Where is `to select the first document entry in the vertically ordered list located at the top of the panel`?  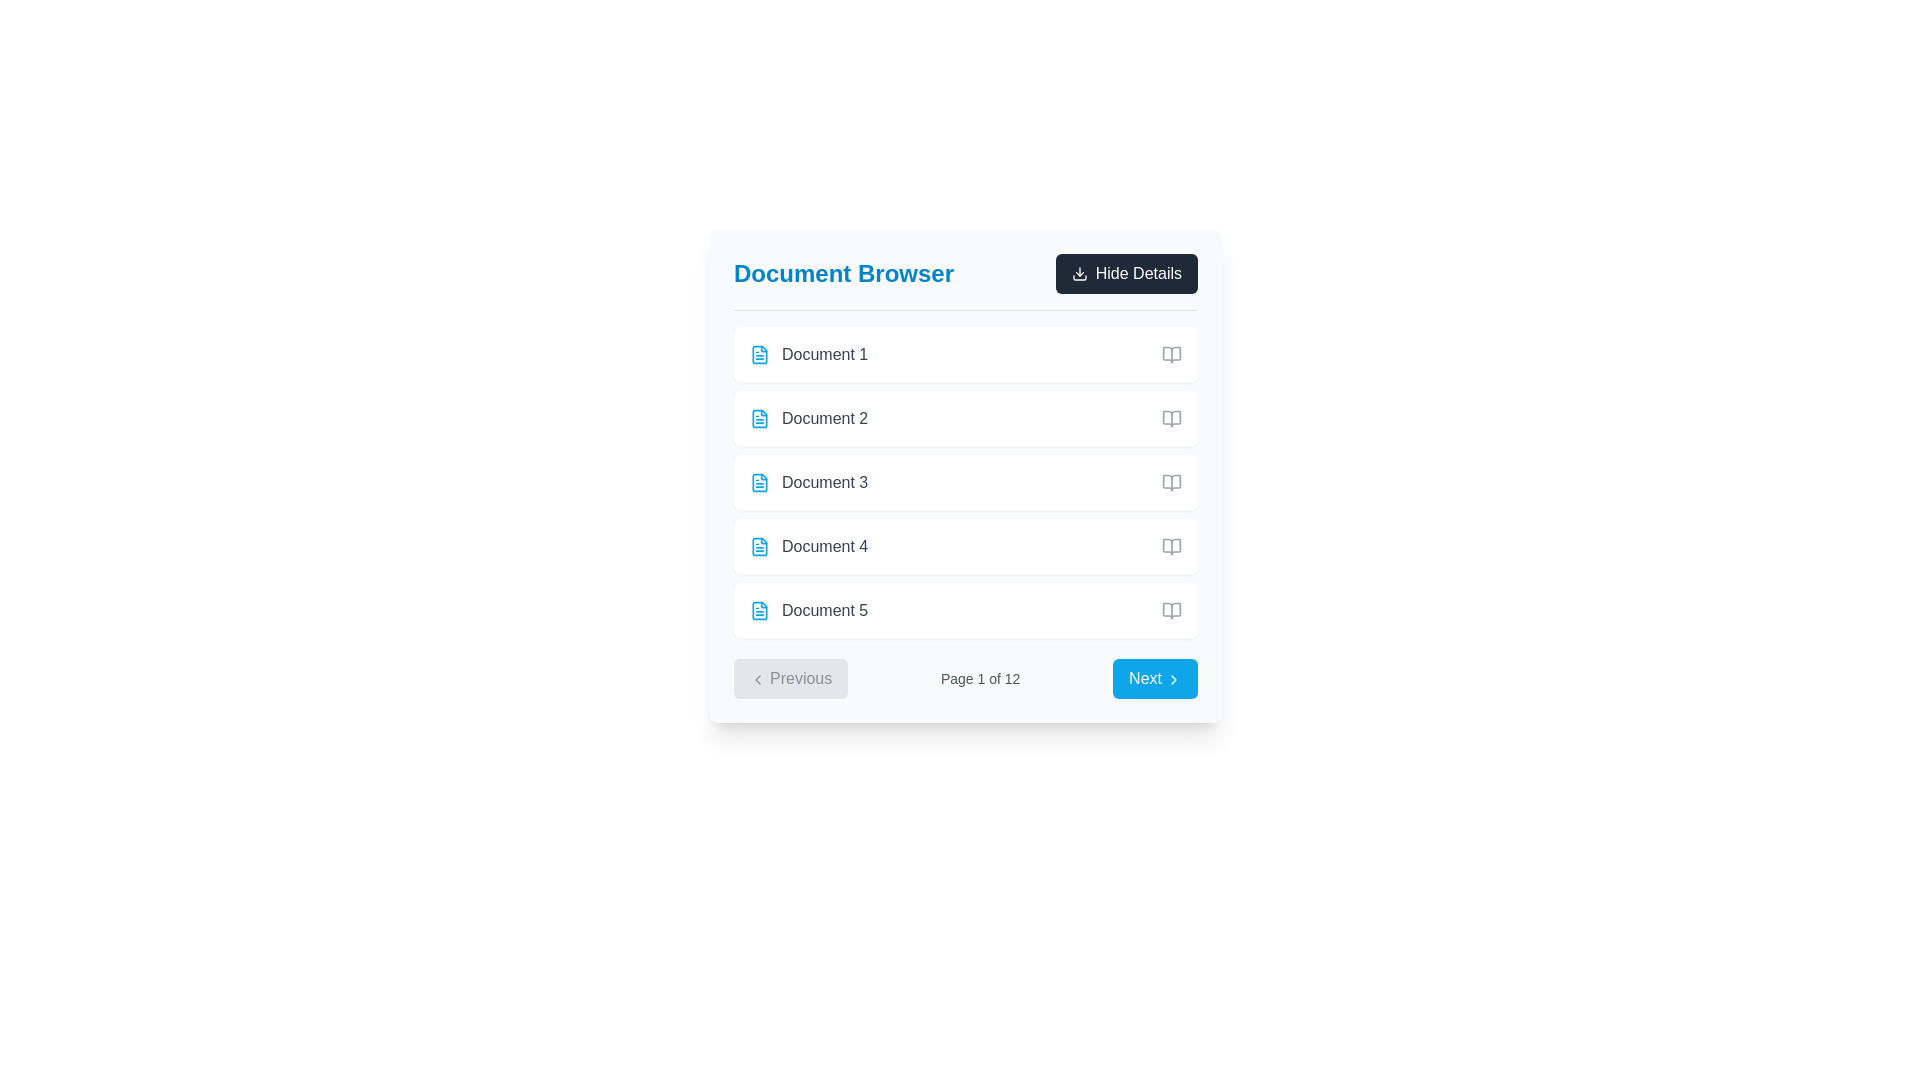 to select the first document entry in the vertically ordered list located at the top of the panel is located at coordinates (965, 353).